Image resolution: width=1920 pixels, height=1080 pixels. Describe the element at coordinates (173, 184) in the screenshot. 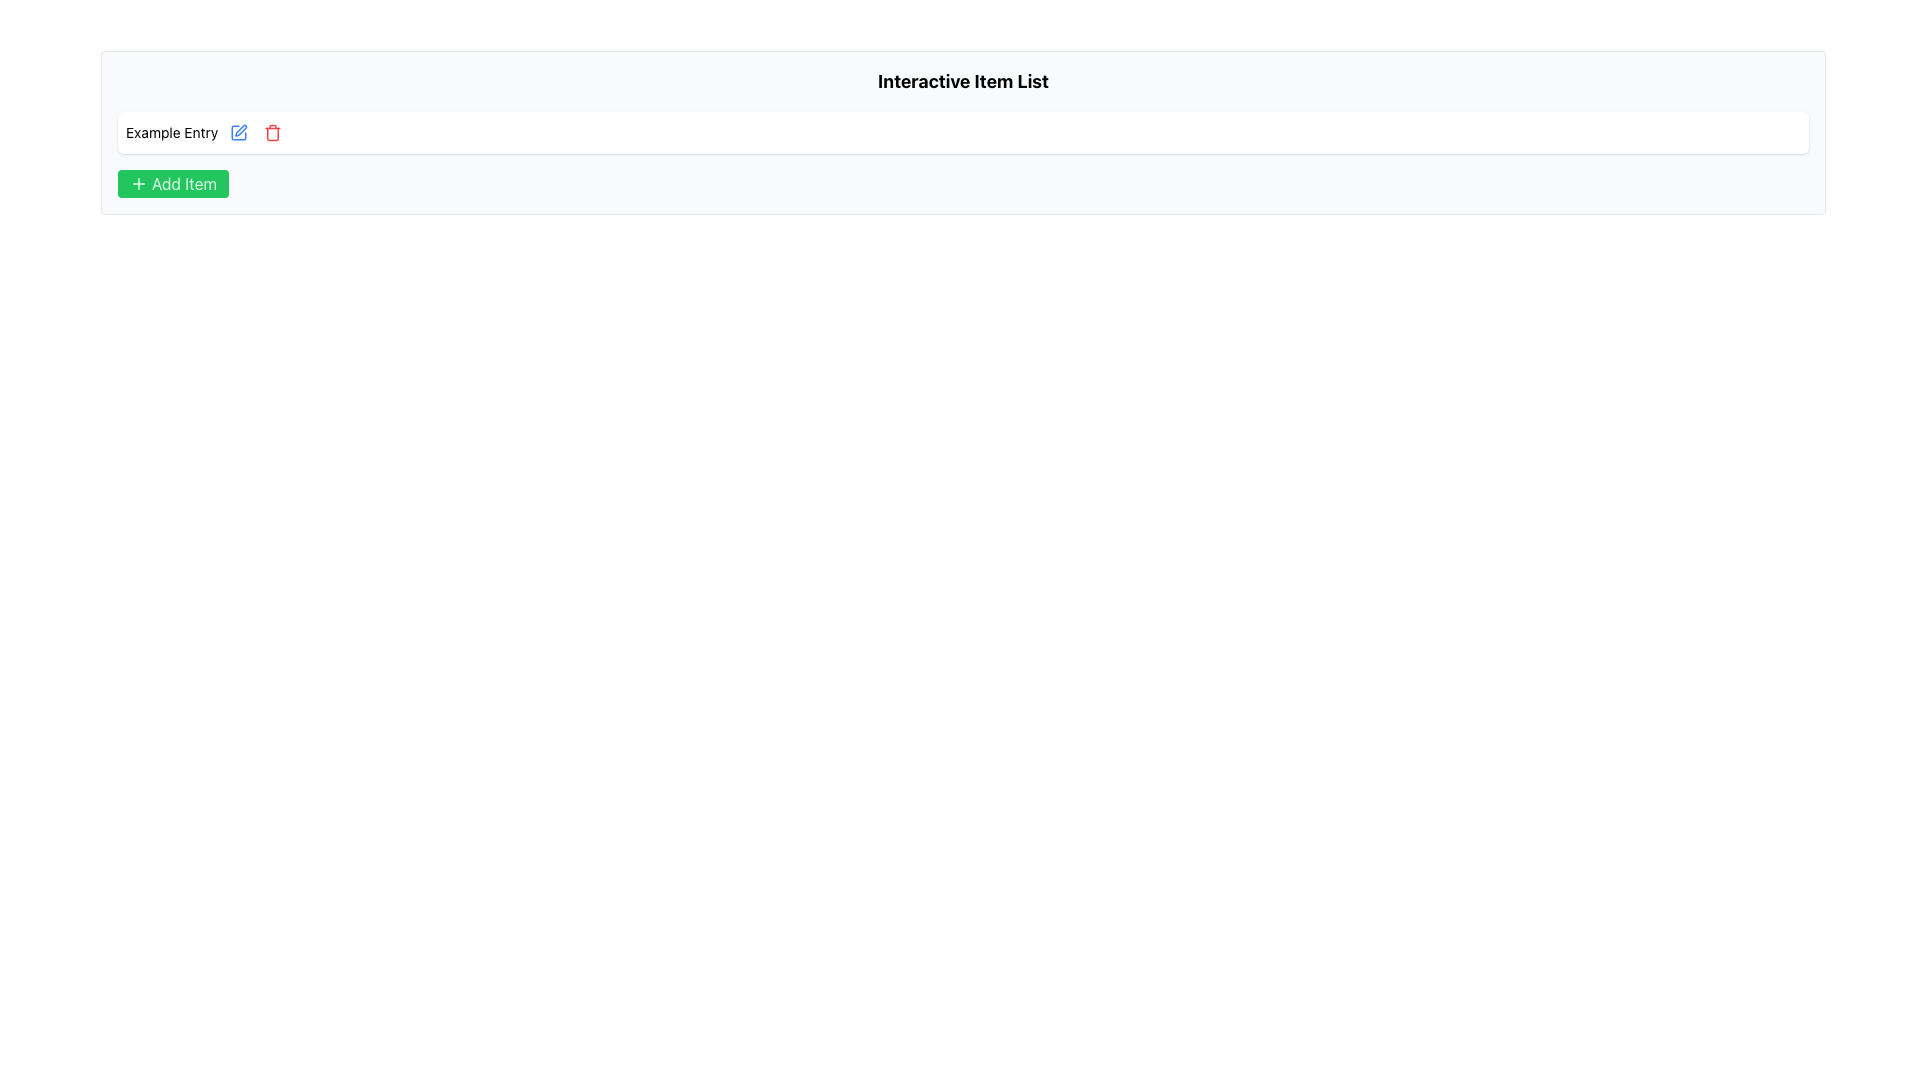

I see `the 'Add Item' button located below the 'Example Entry' item in the 'Interactive Item List' panel` at that location.